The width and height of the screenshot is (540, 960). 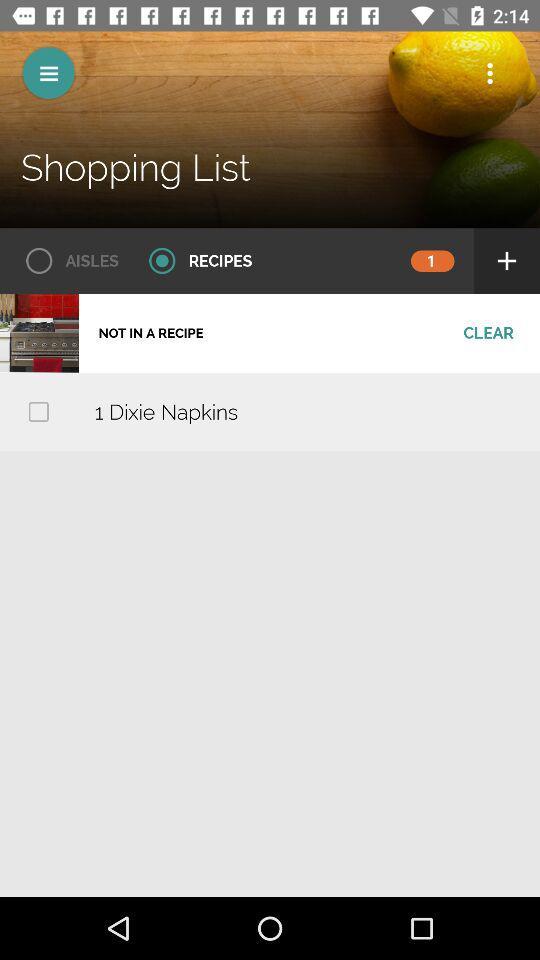 I want to click on to do list marker, so click(x=38, y=410).